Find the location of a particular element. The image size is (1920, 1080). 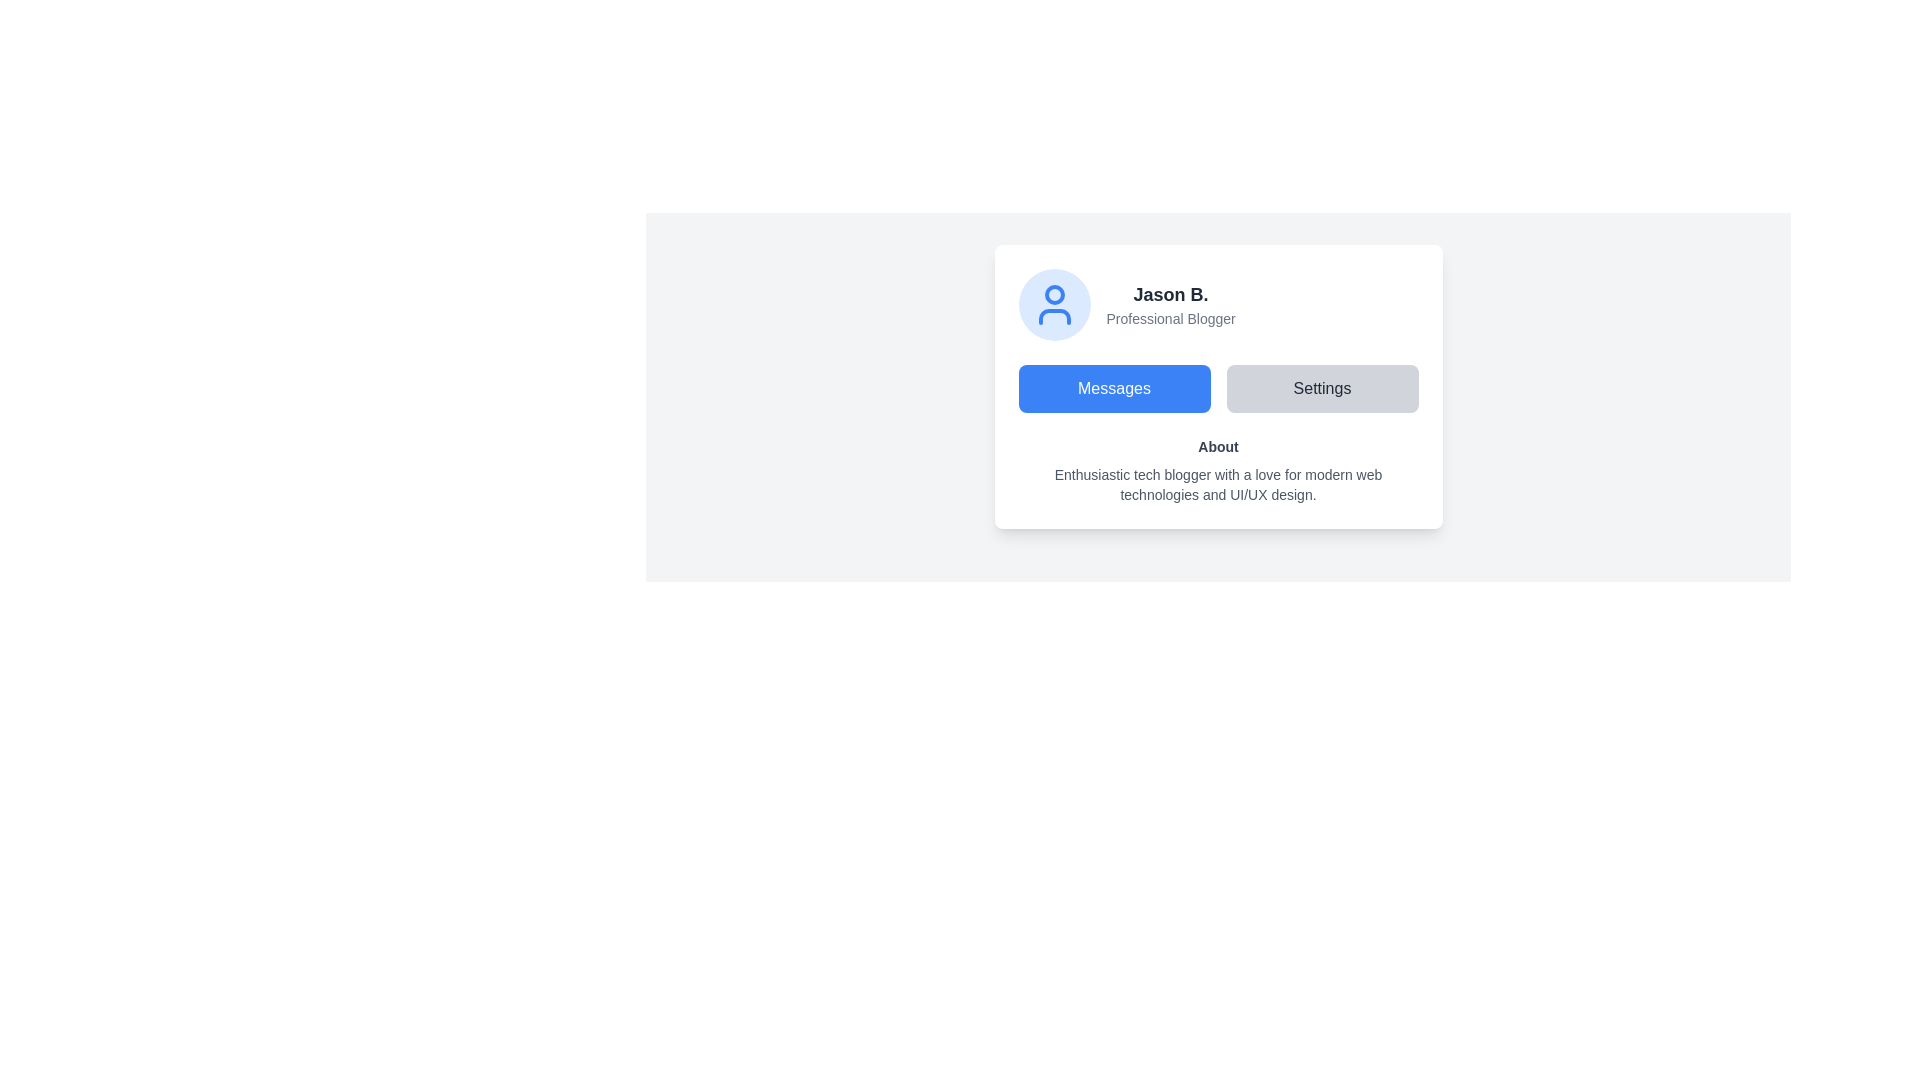

the circular light blue profile icon with a blue outlined user figure located to the left of the textual elements 'Jason B.' and 'Professional Blogger' is located at coordinates (1053, 304).